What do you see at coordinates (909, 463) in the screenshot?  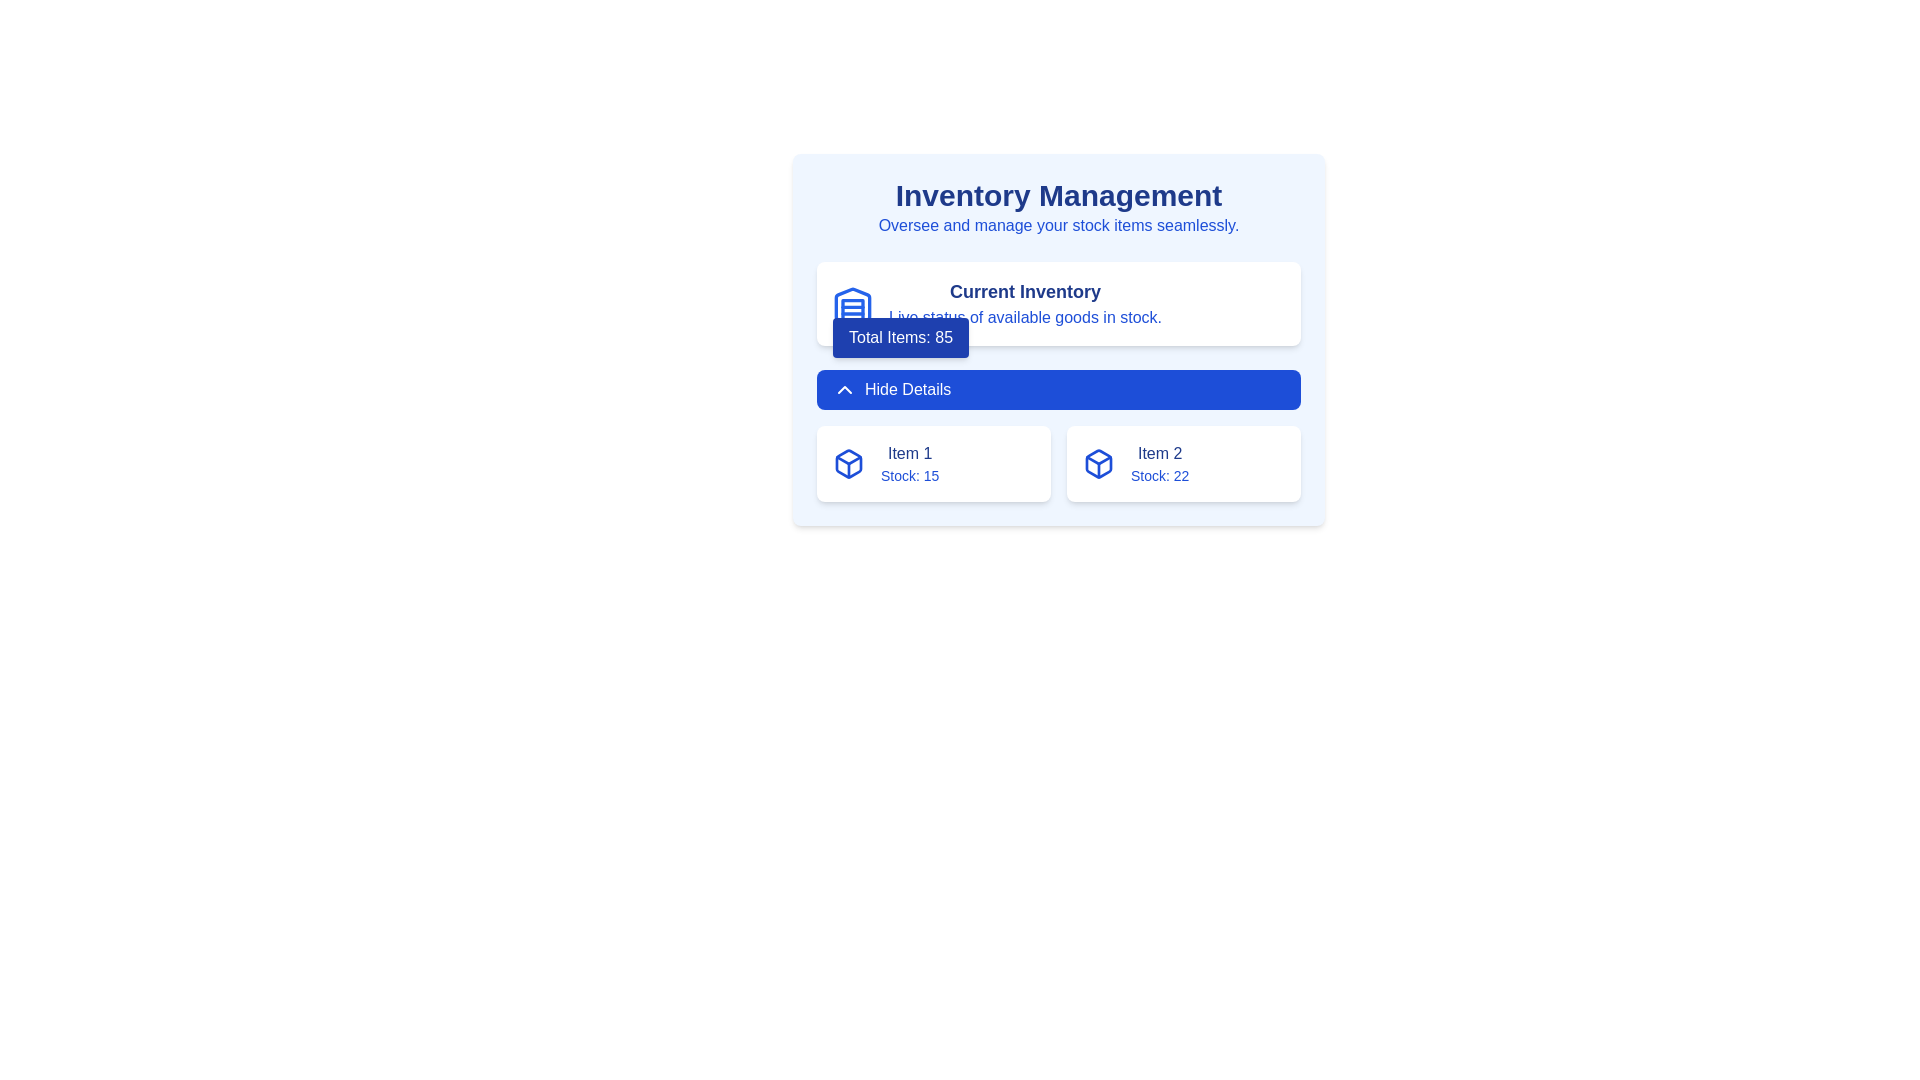 I see `the text display element showing 'Item 1' and 'Stock: 15', which is styled with a white background and rounded corners, located in the bottom-left corner of the card layout` at bounding box center [909, 463].